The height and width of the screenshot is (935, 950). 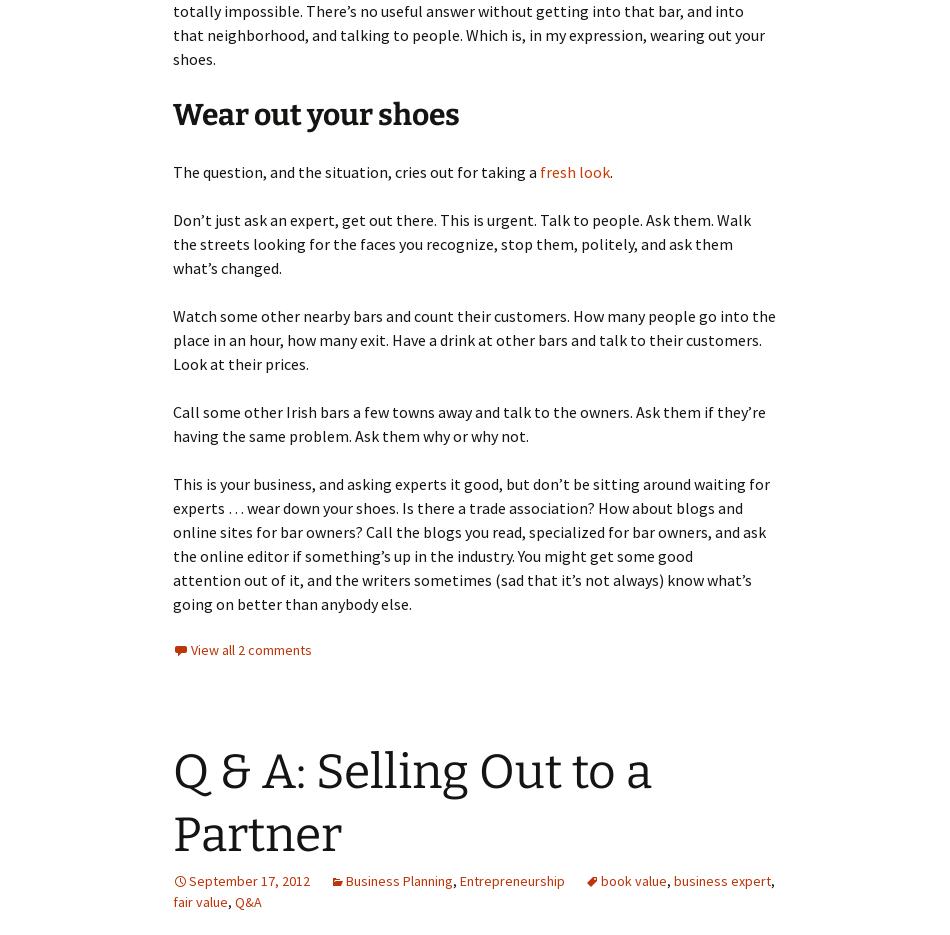 I want to click on 'The question, and the situation, cries out for taking a', so click(x=355, y=171).